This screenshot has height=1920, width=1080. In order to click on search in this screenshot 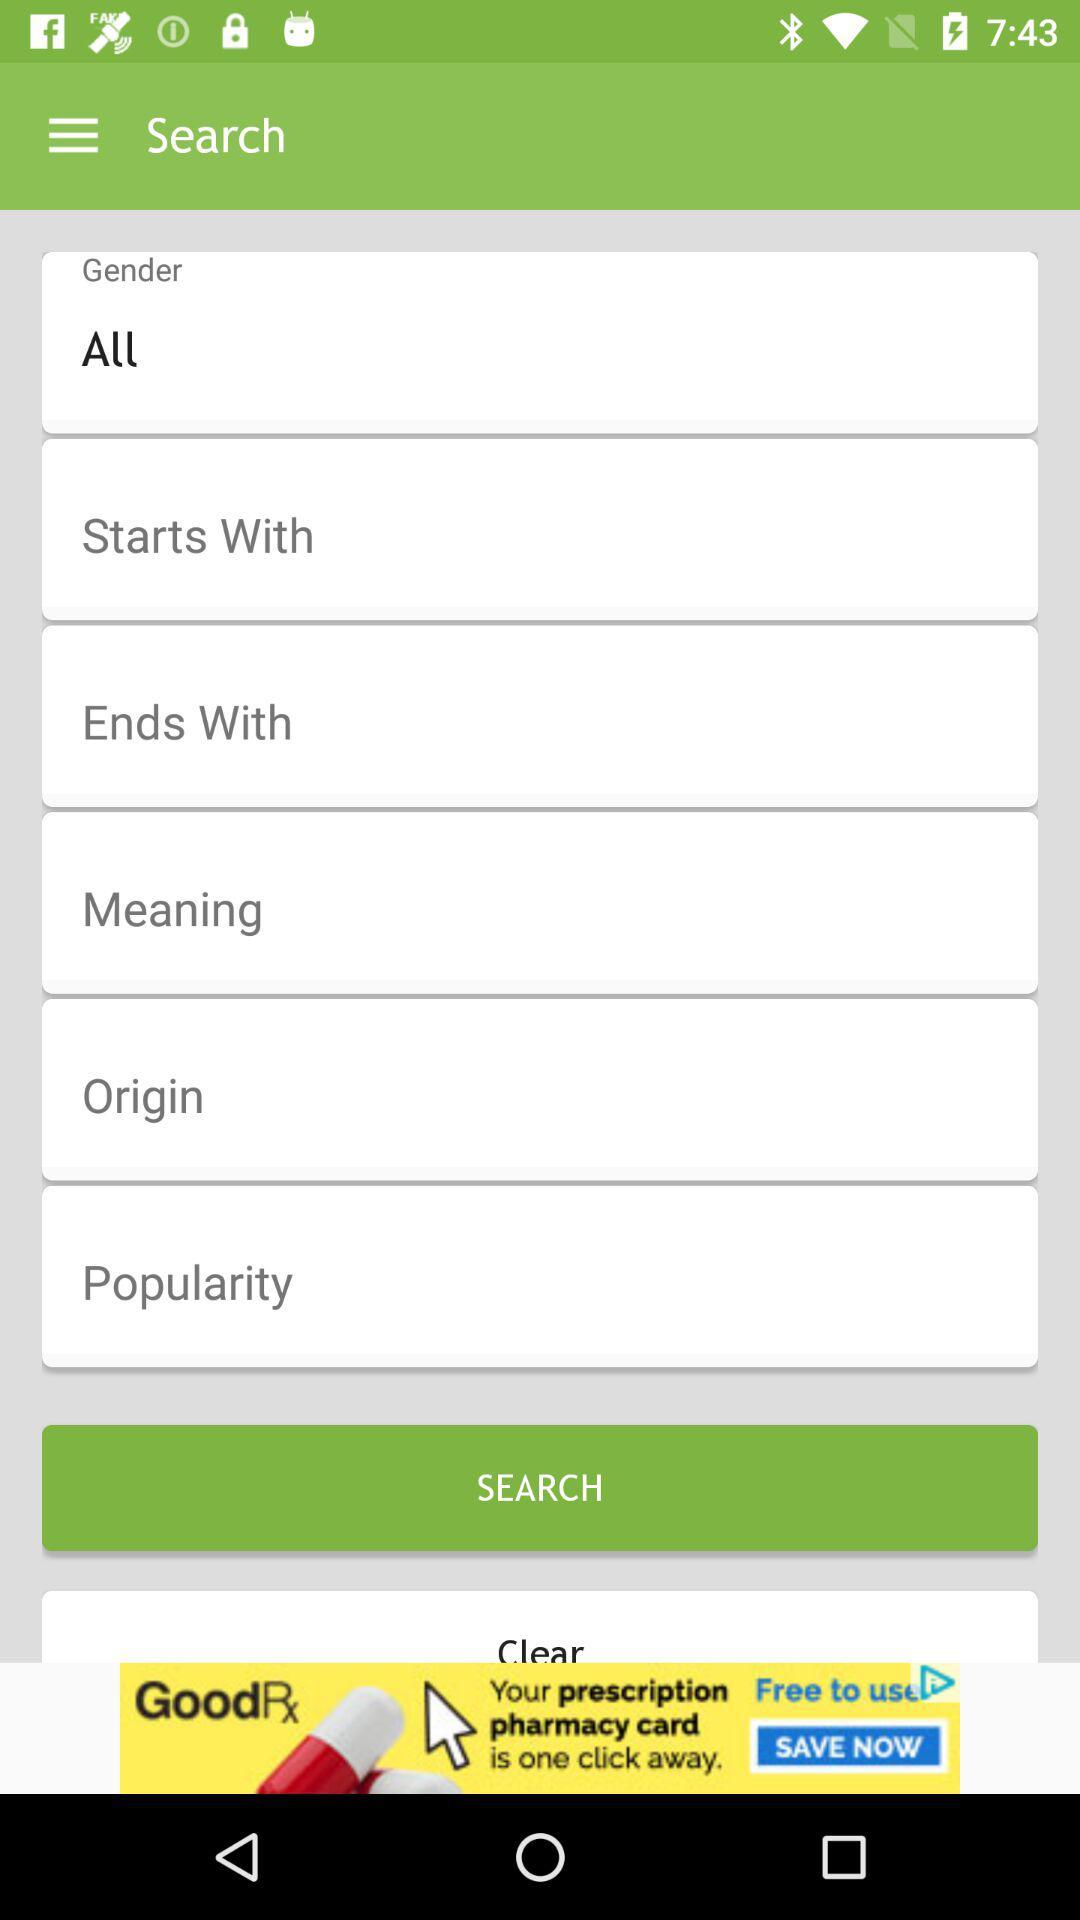, I will do `click(553, 536)`.